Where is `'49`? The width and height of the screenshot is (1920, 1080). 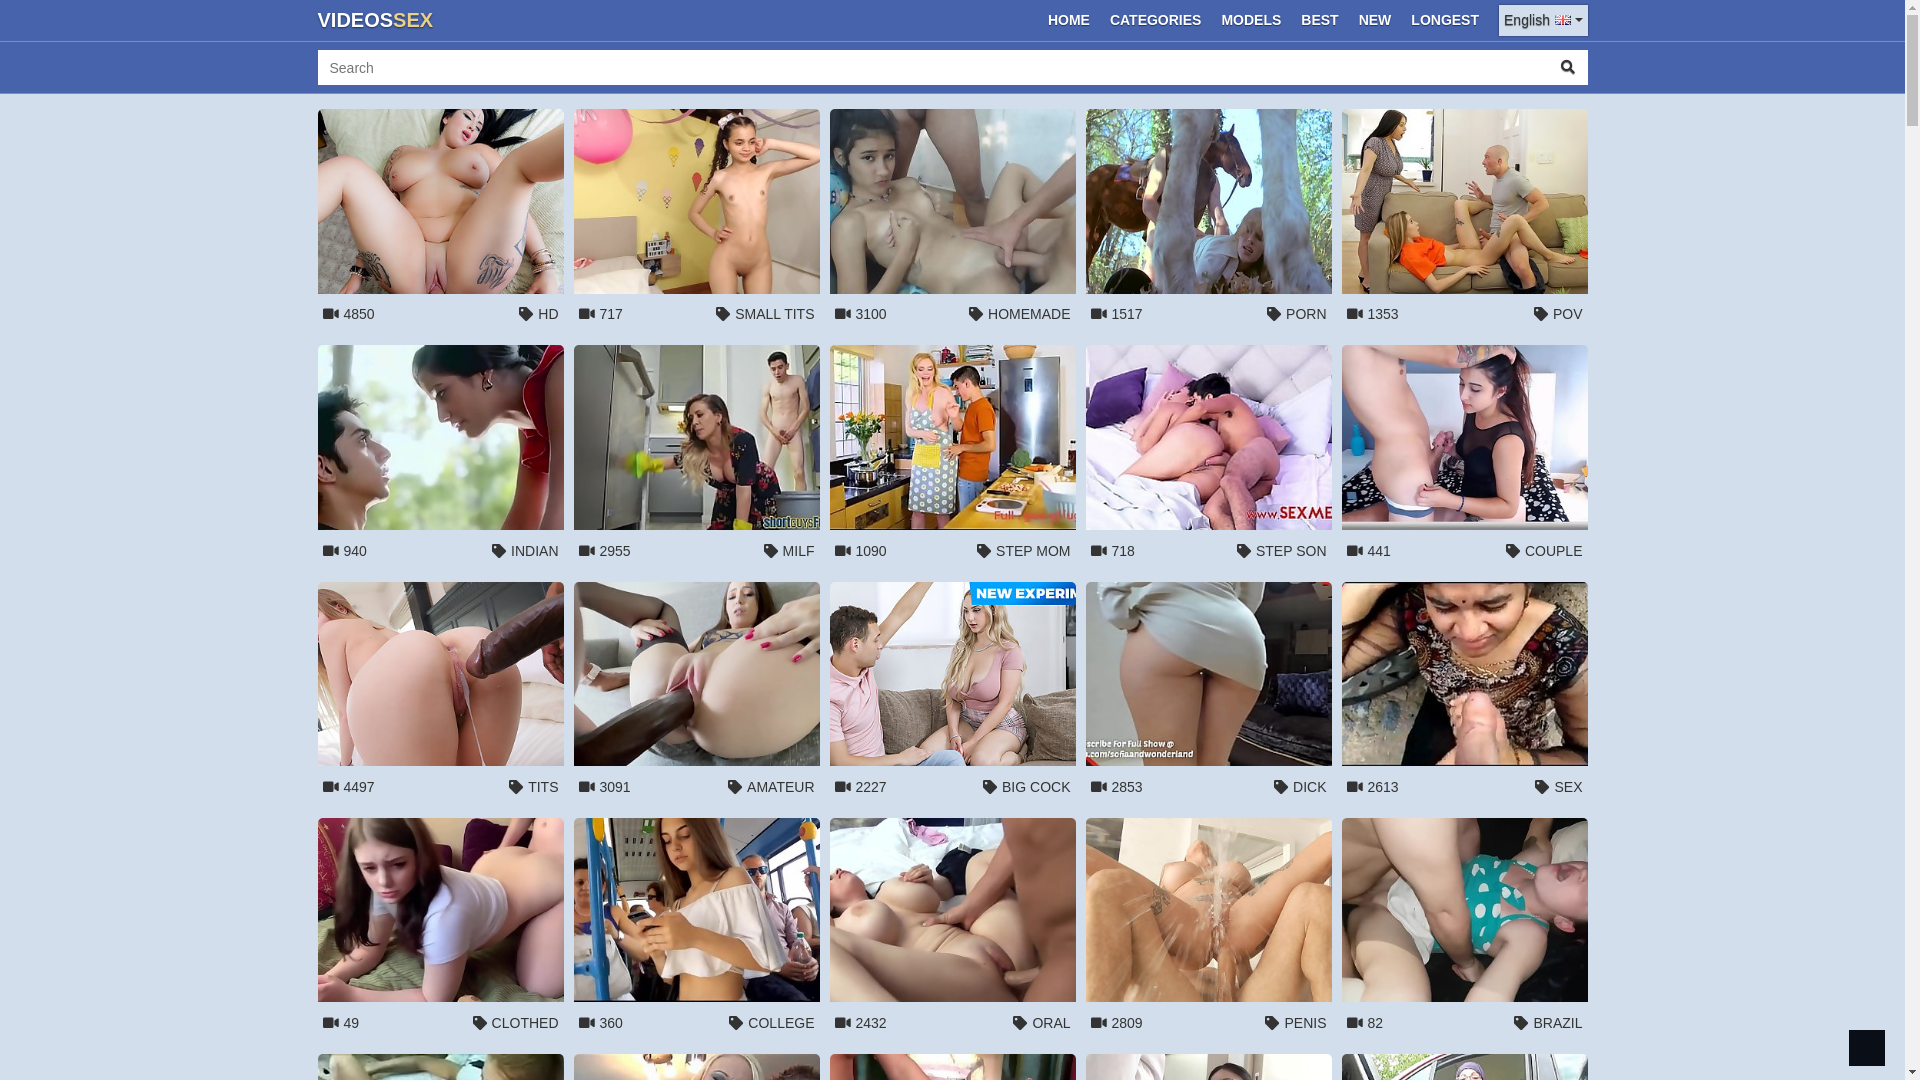 '49 is located at coordinates (440, 930).